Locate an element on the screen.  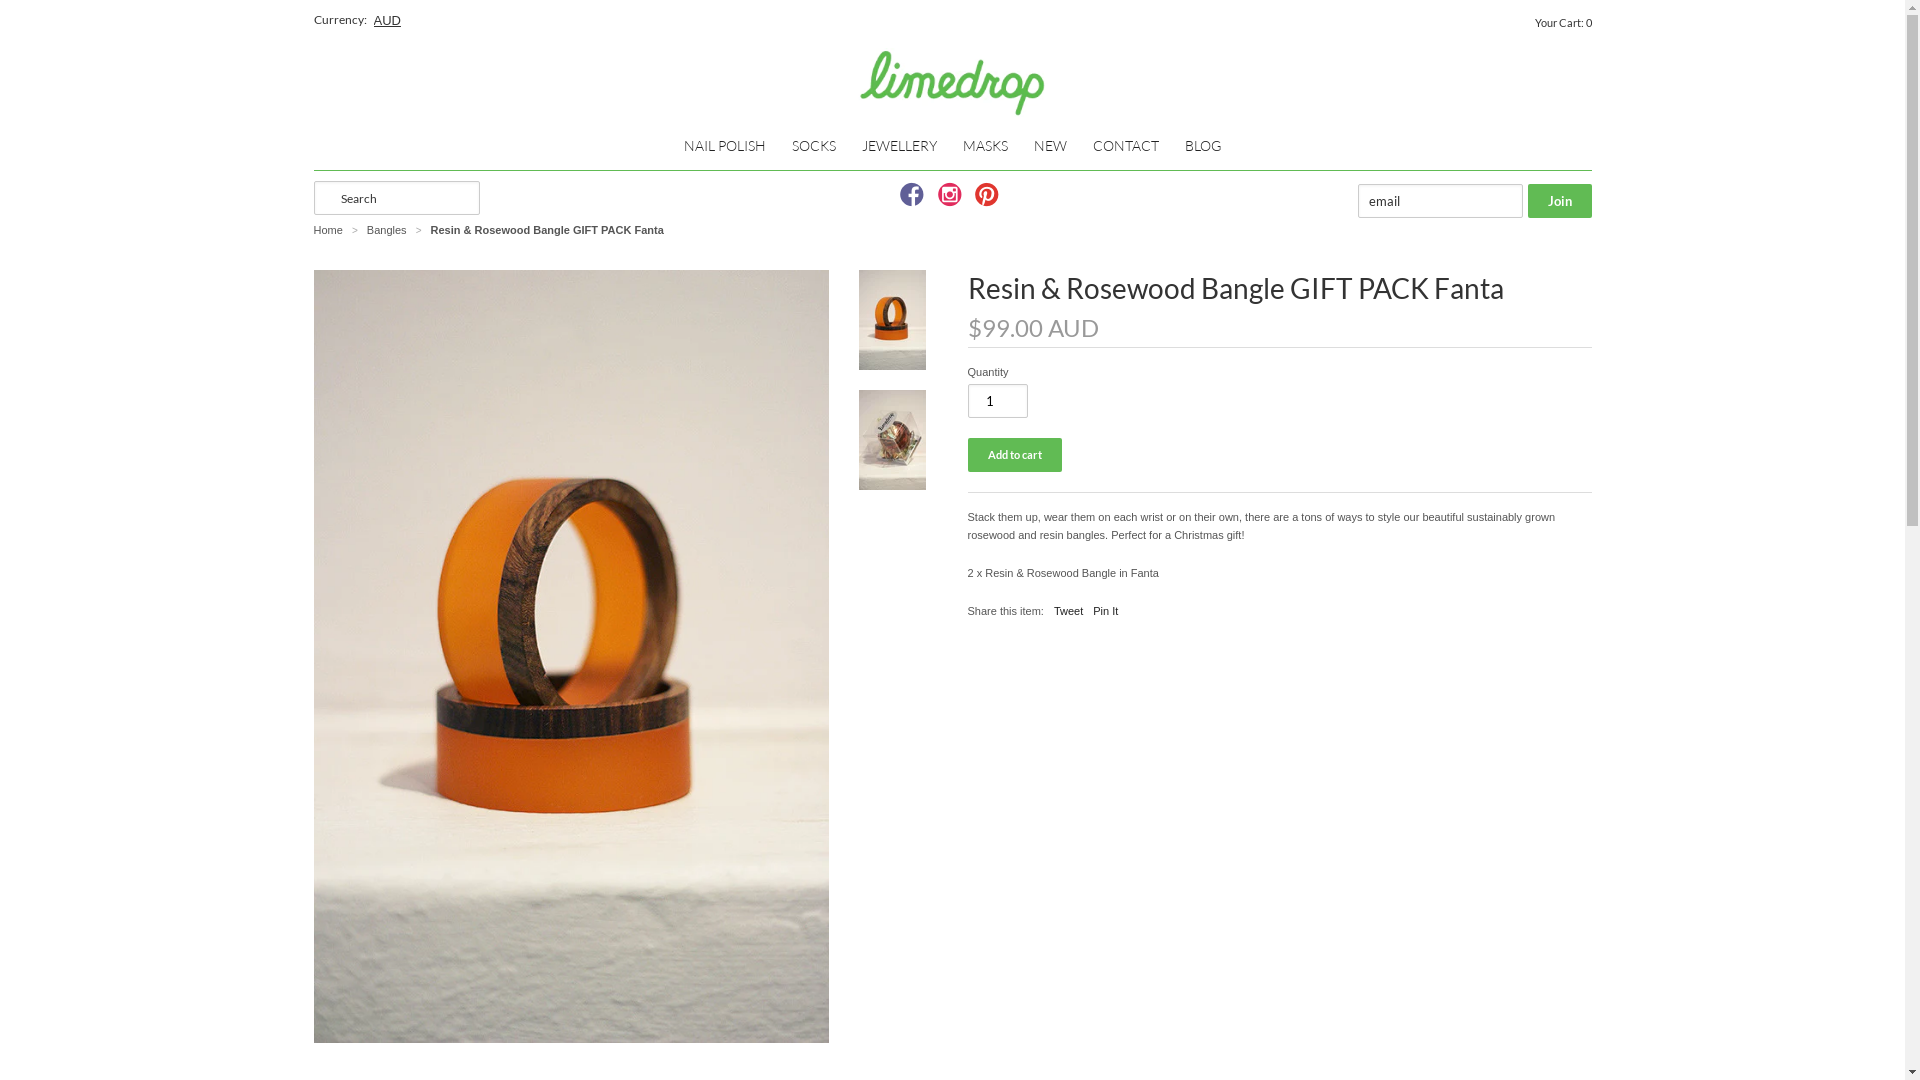
'Follow us on Pinterest' is located at coordinates (989, 200).